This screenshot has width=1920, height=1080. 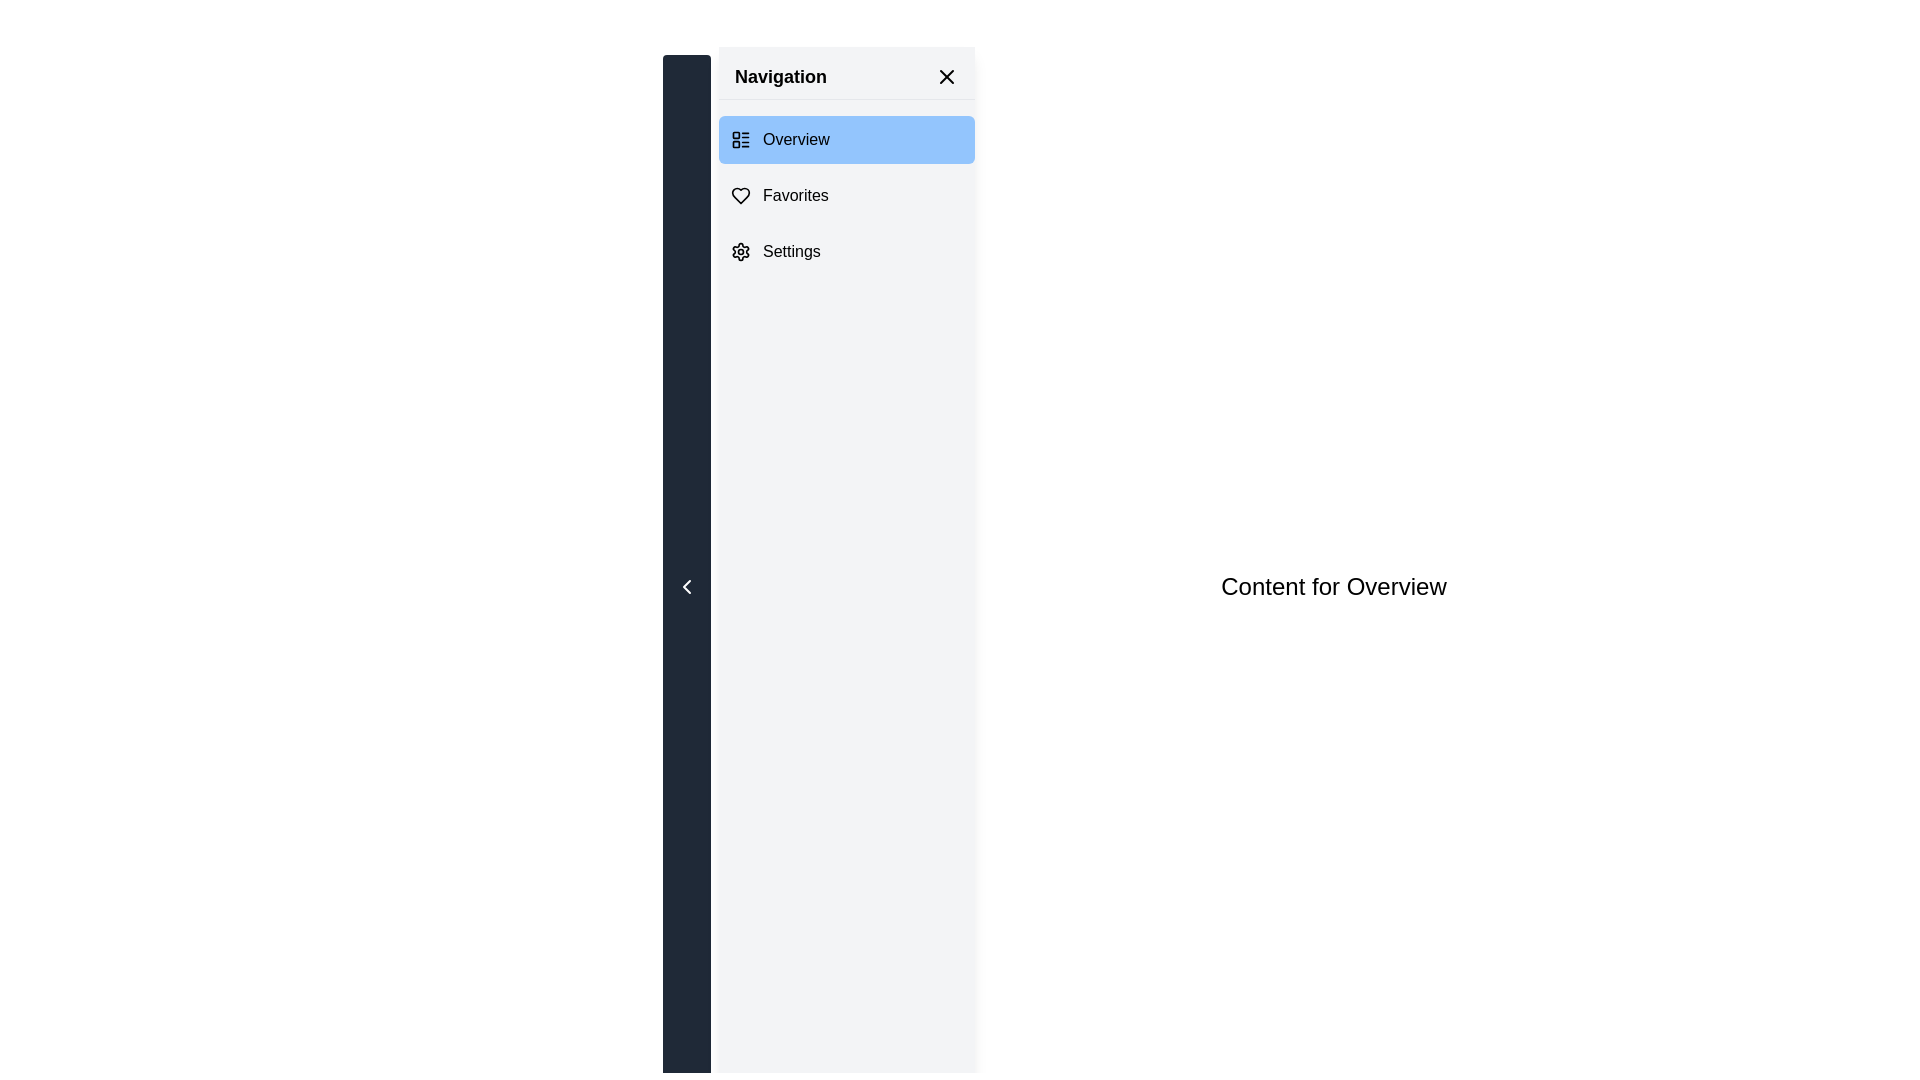 What do you see at coordinates (846, 138) in the screenshot?
I see `the 'Overview' button in the navigation sidebar` at bounding box center [846, 138].